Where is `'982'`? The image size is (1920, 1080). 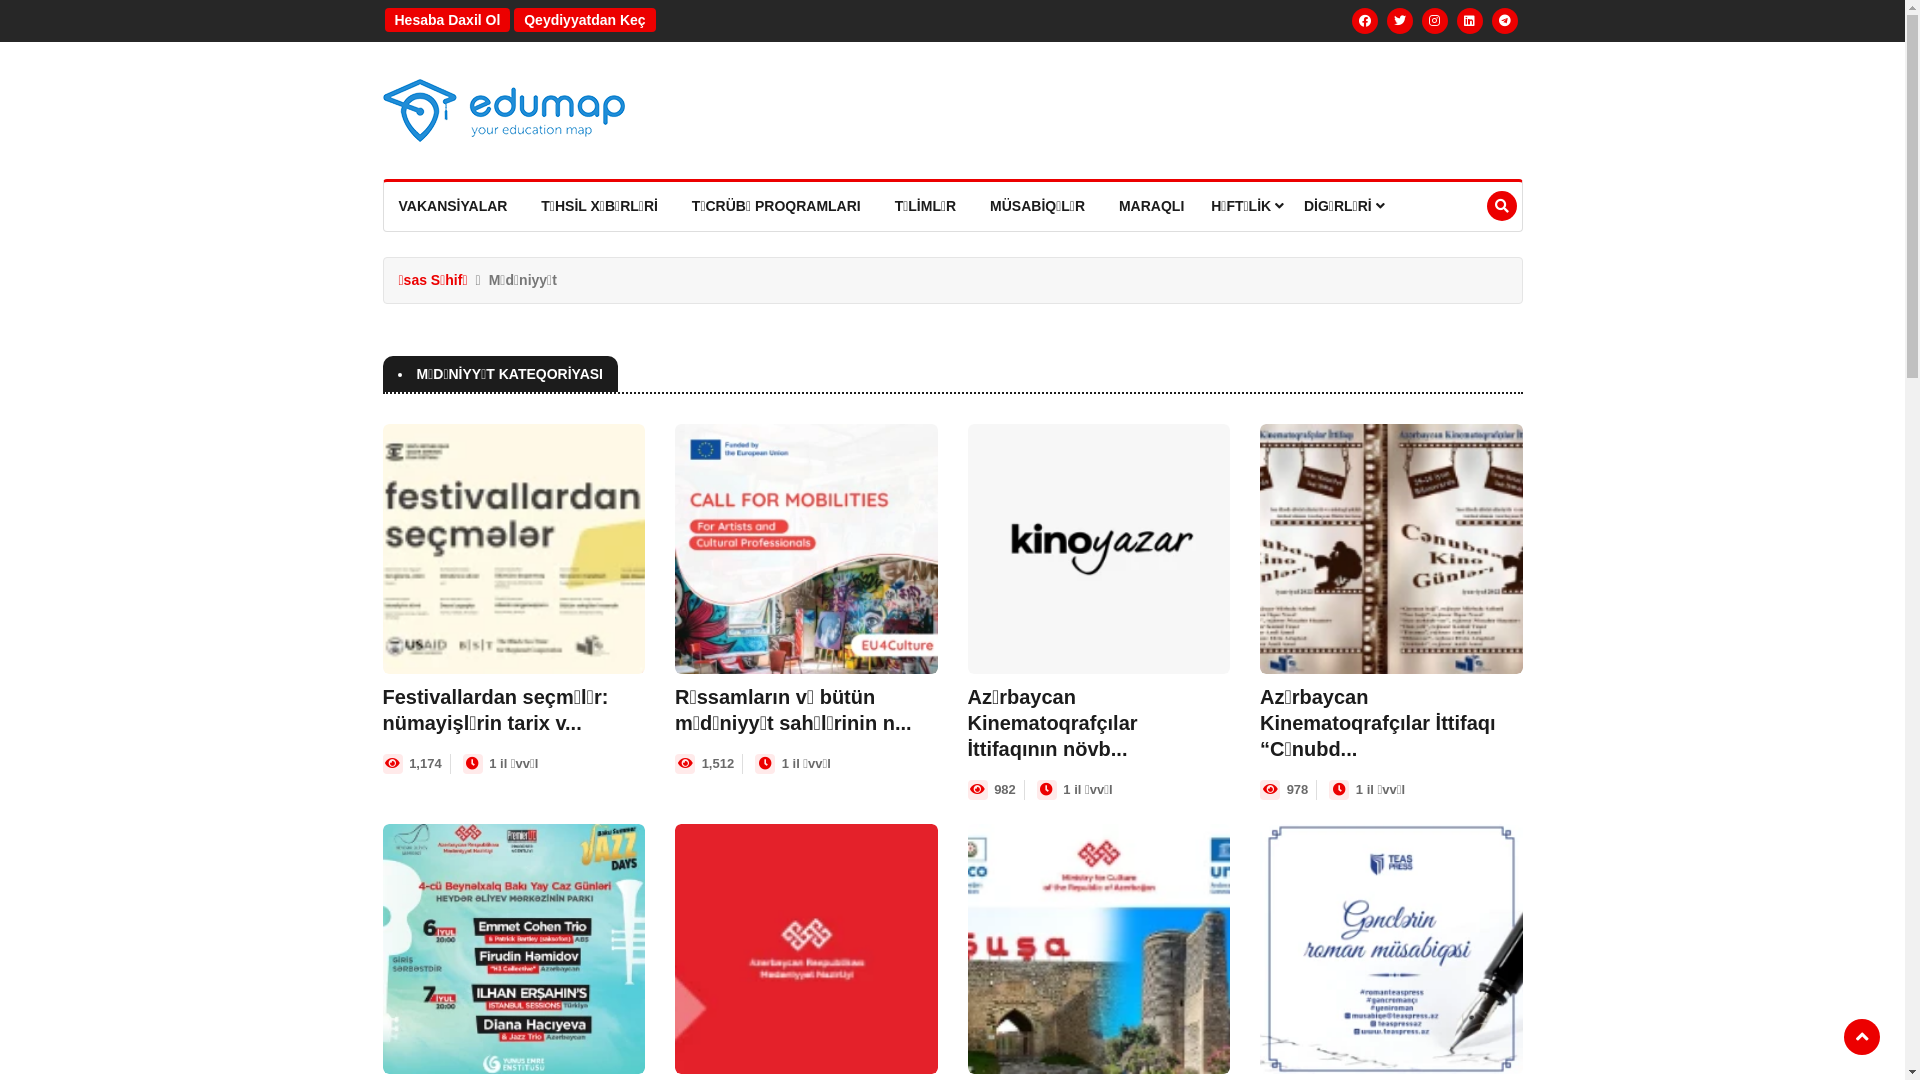 '982' is located at coordinates (993, 788).